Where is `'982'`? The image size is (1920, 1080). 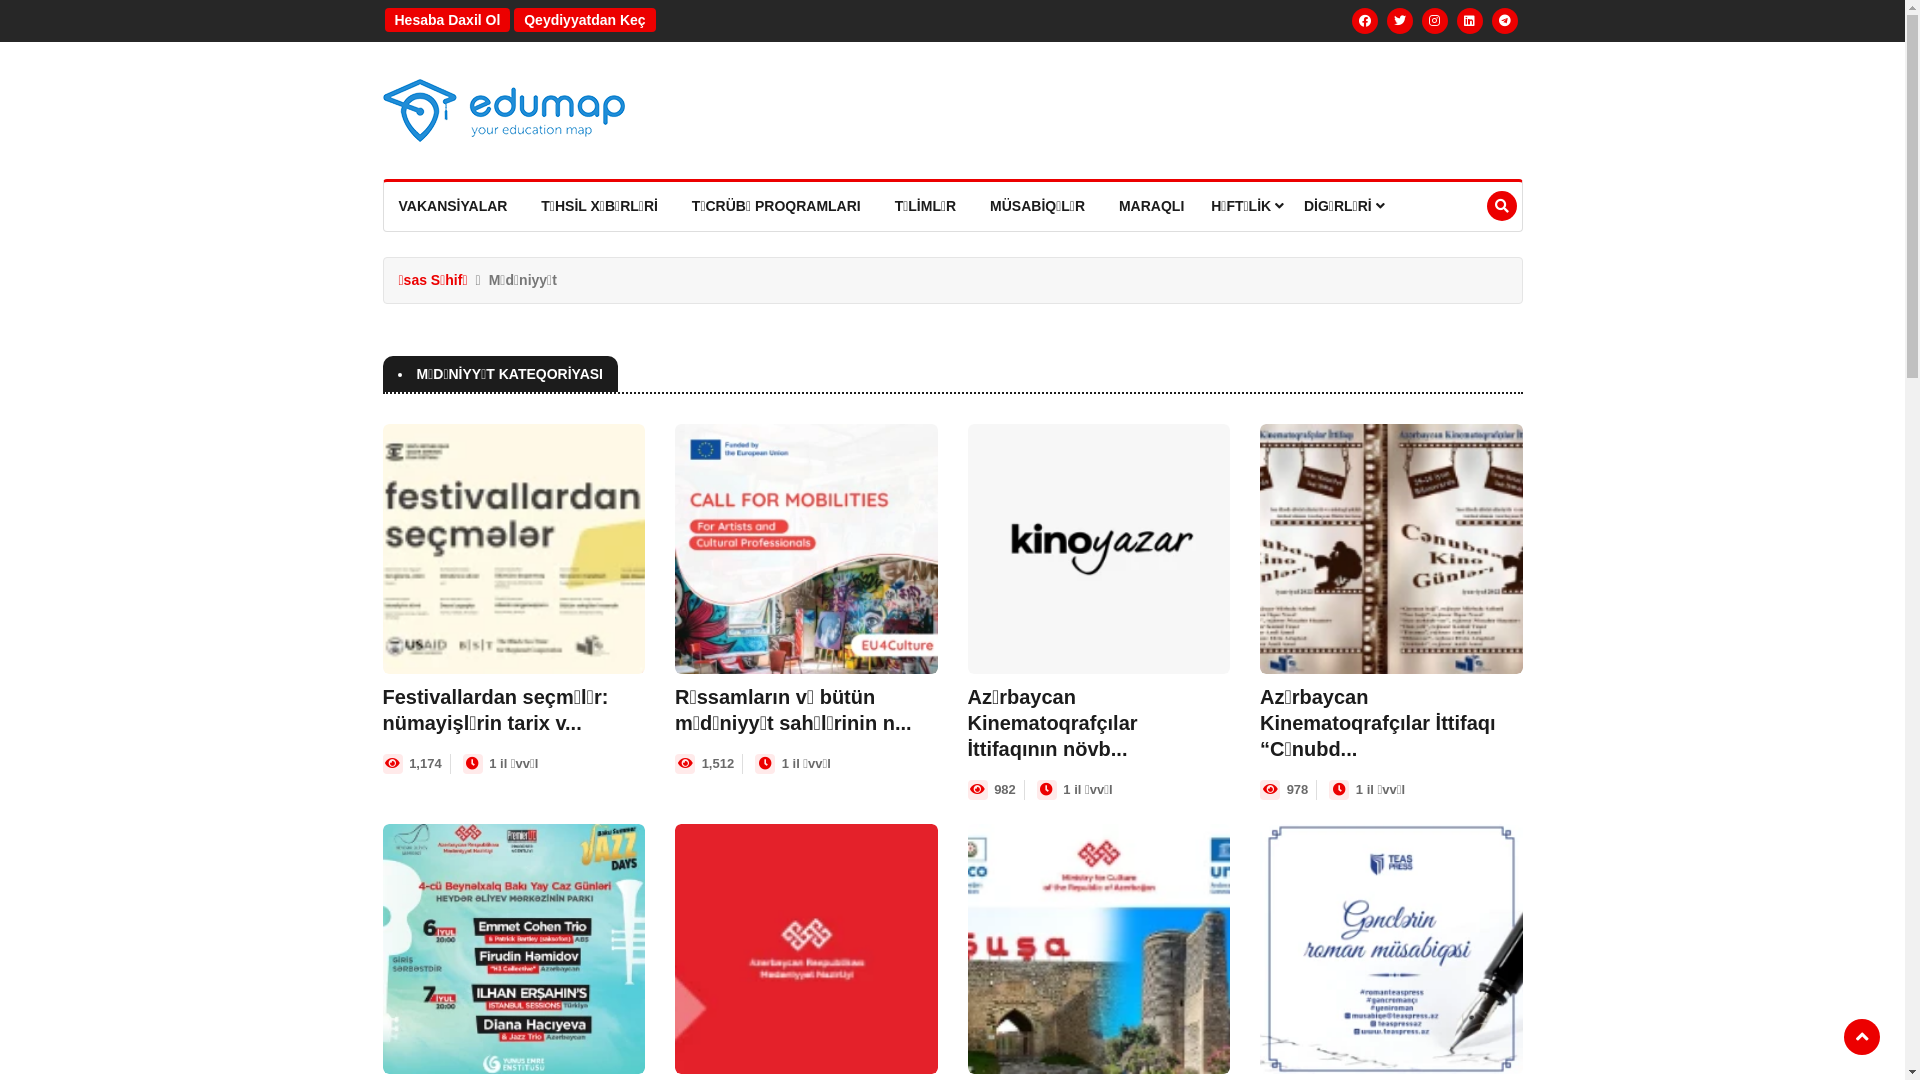 '982' is located at coordinates (993, 788).